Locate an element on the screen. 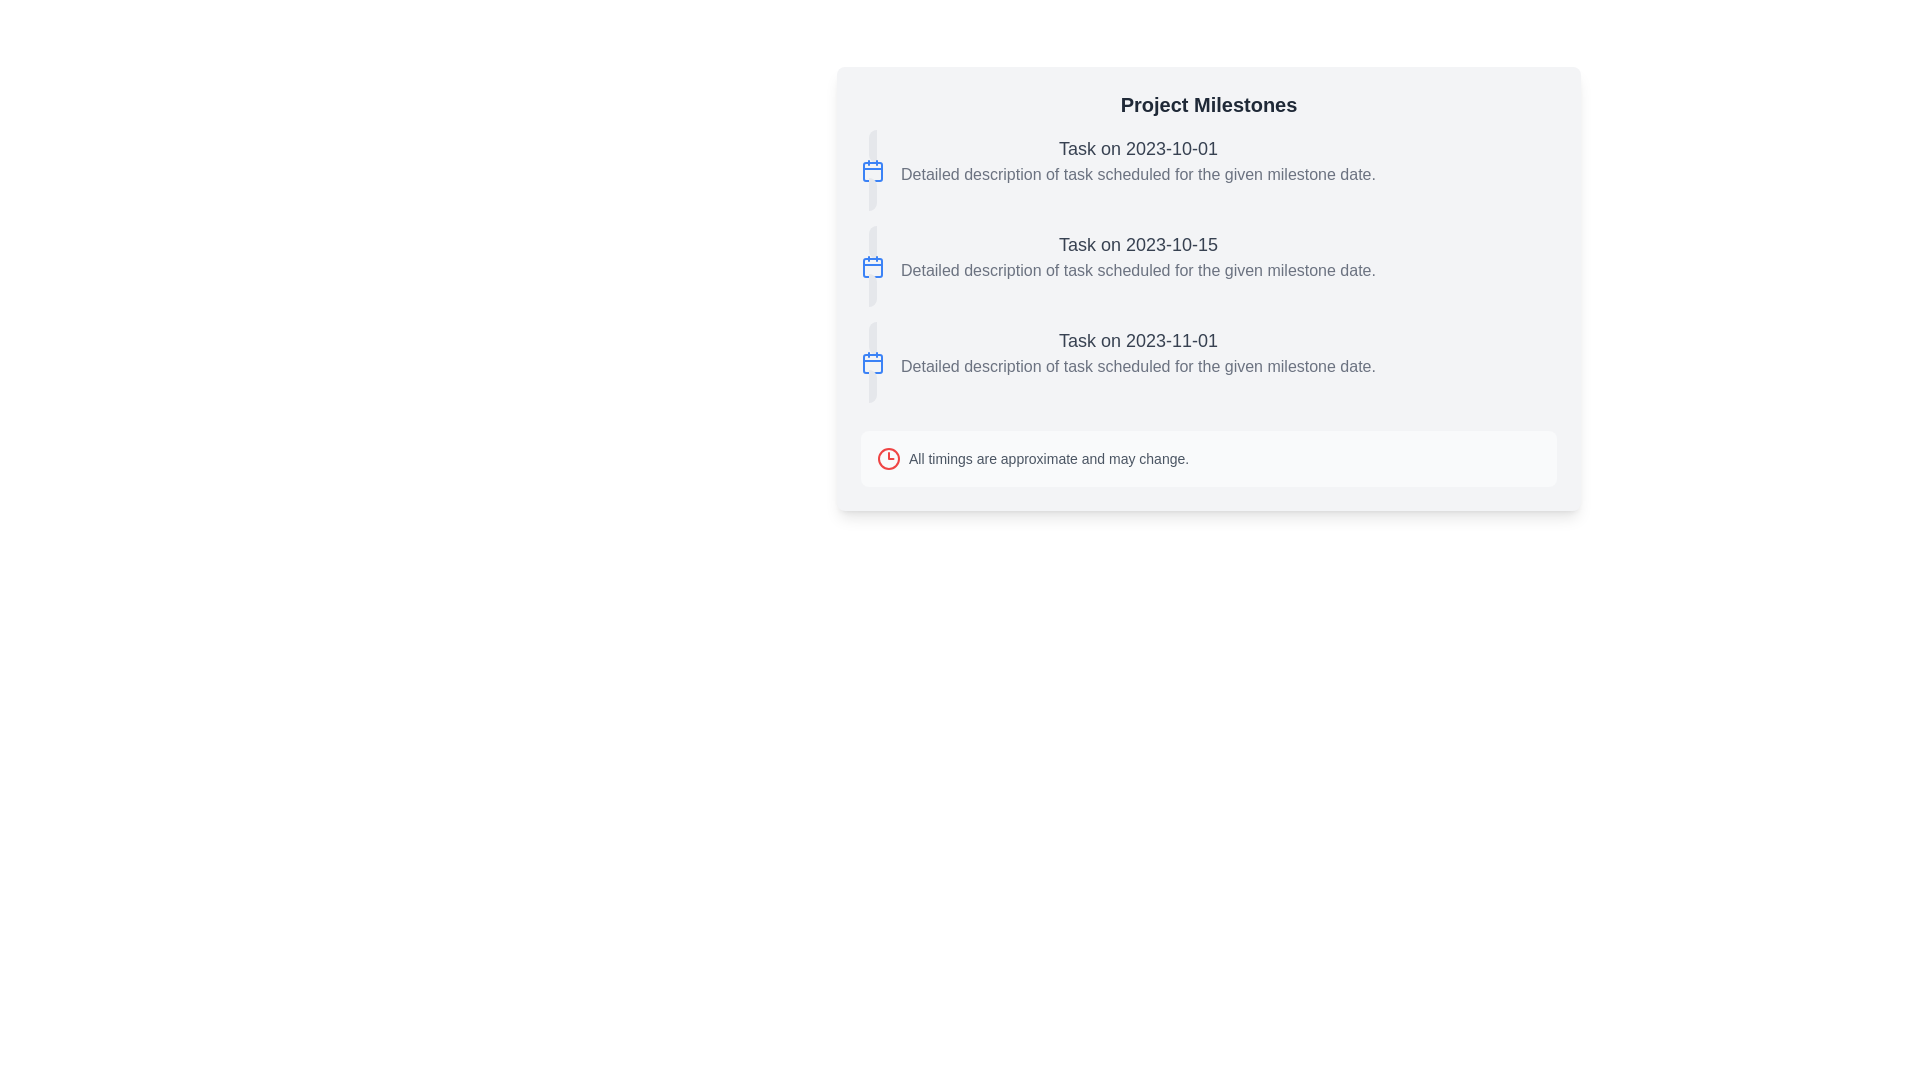 Image resolution: width=1920 pixels, height=1080 pixels. the Text Display element that provides additional information about a specific task or milestone, located below the task title 'Task on 2023-10-15' in the center-right area of the interface is located at coordinates (1138, 270).